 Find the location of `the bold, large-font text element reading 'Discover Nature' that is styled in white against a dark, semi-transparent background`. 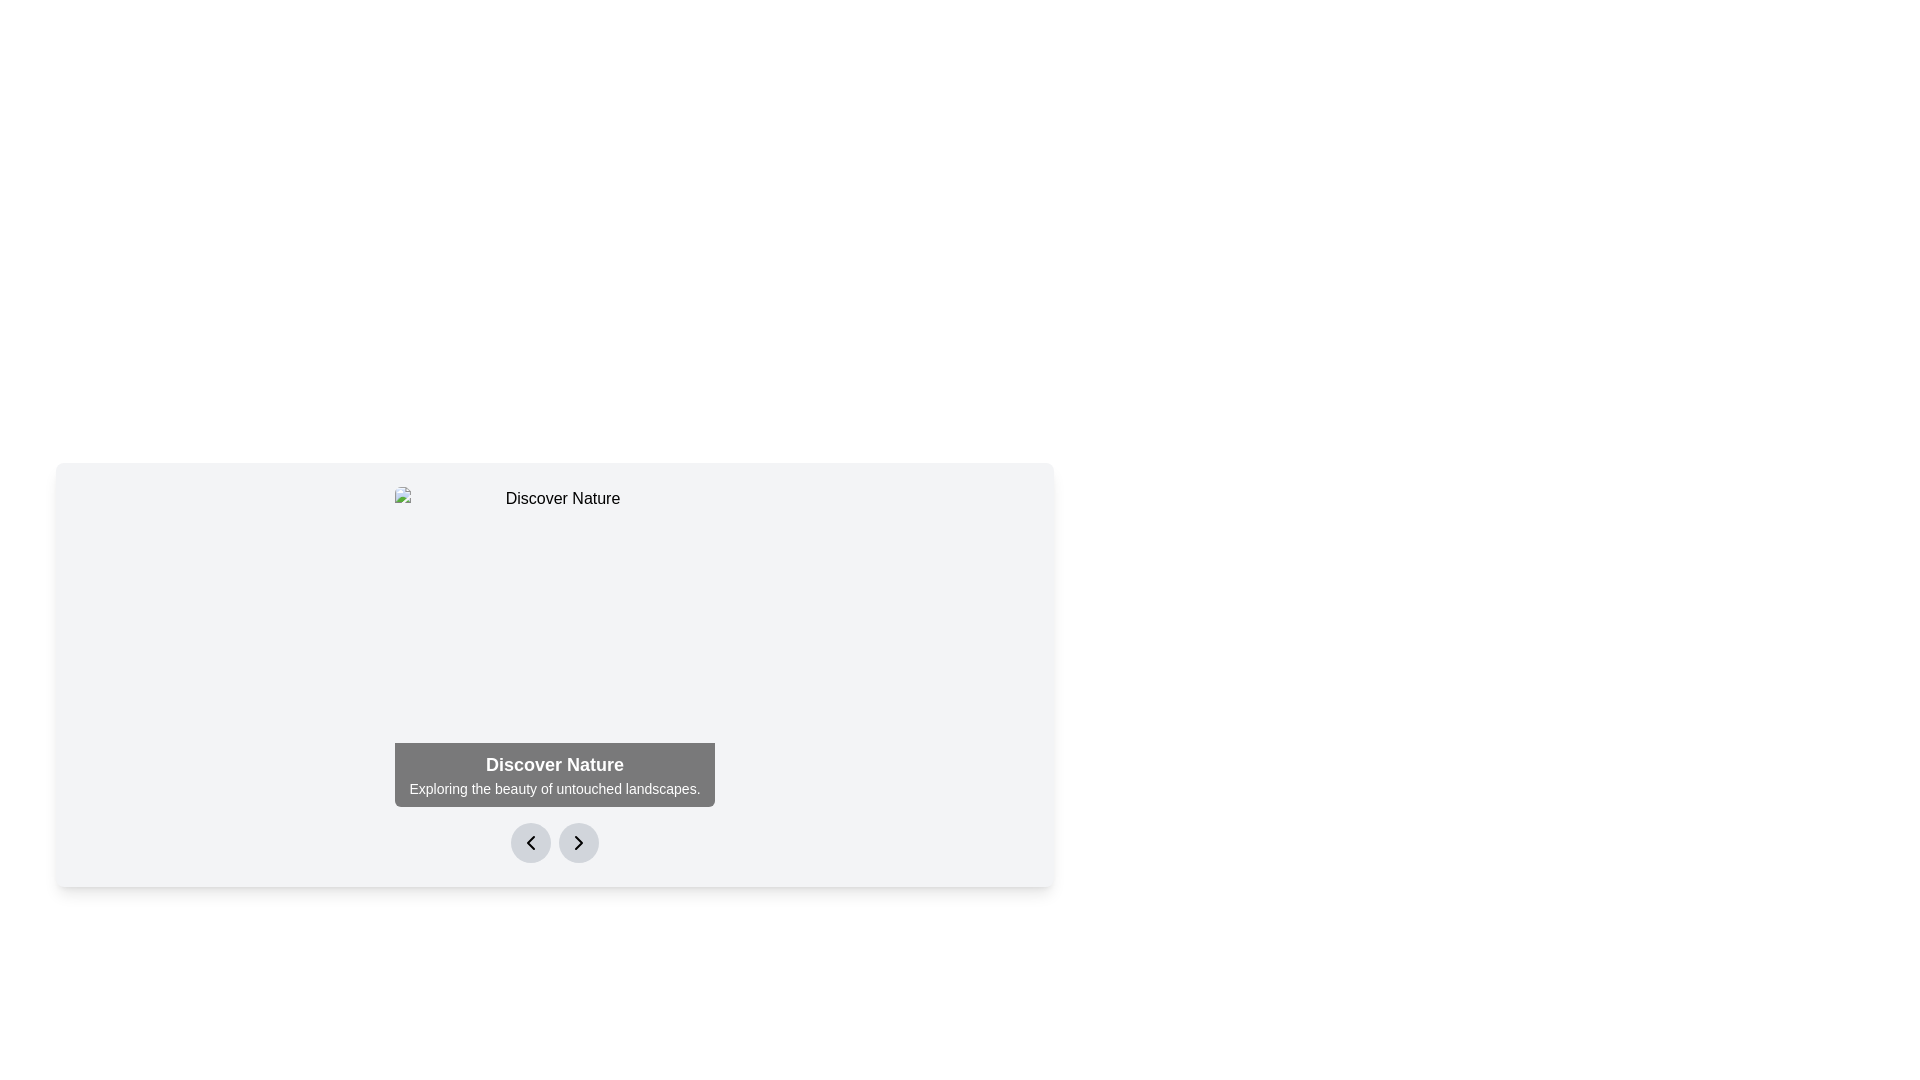

the bold, large-font text element reading 'Discover Nature' that is styled in white against a dark, semi-transparent background is located at coordinates (555, 764).